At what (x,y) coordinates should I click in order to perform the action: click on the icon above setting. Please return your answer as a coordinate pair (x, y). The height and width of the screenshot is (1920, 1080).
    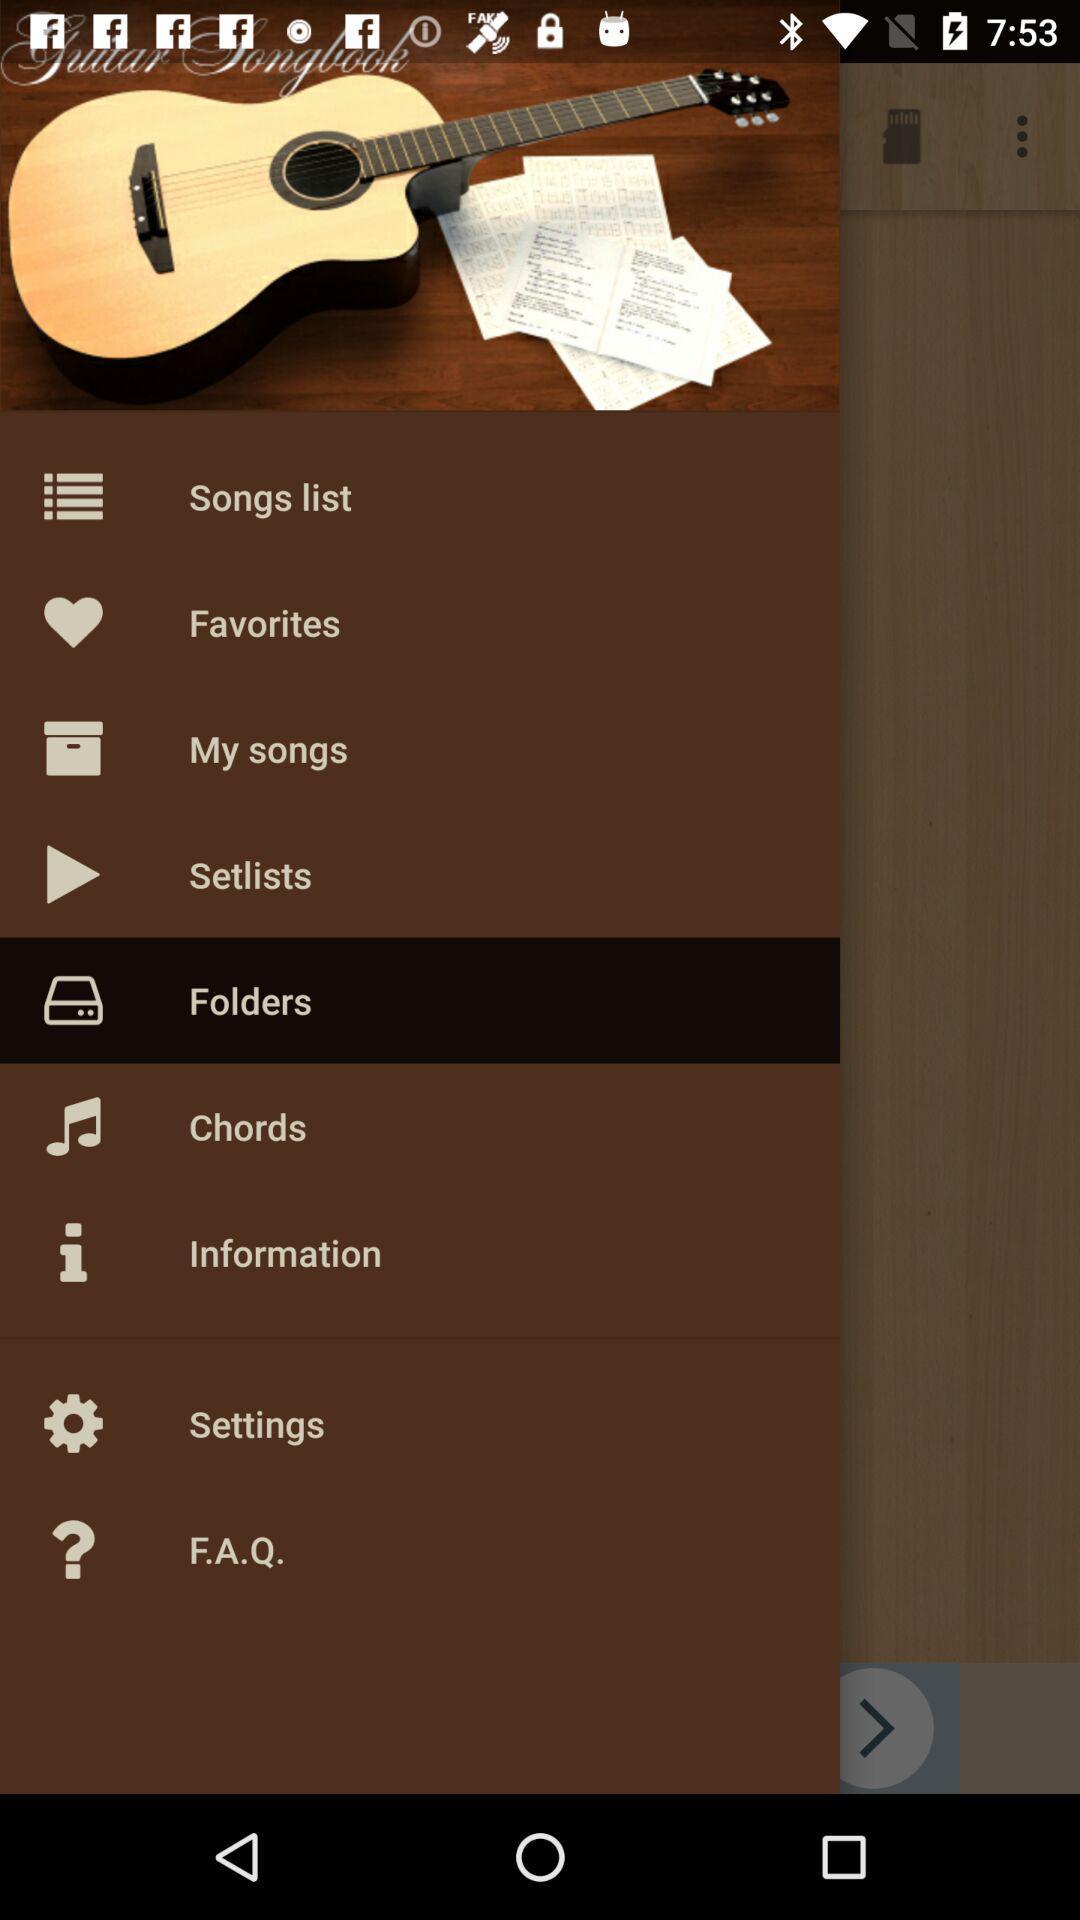
    Looking at the image, I should click on (115, 1251).